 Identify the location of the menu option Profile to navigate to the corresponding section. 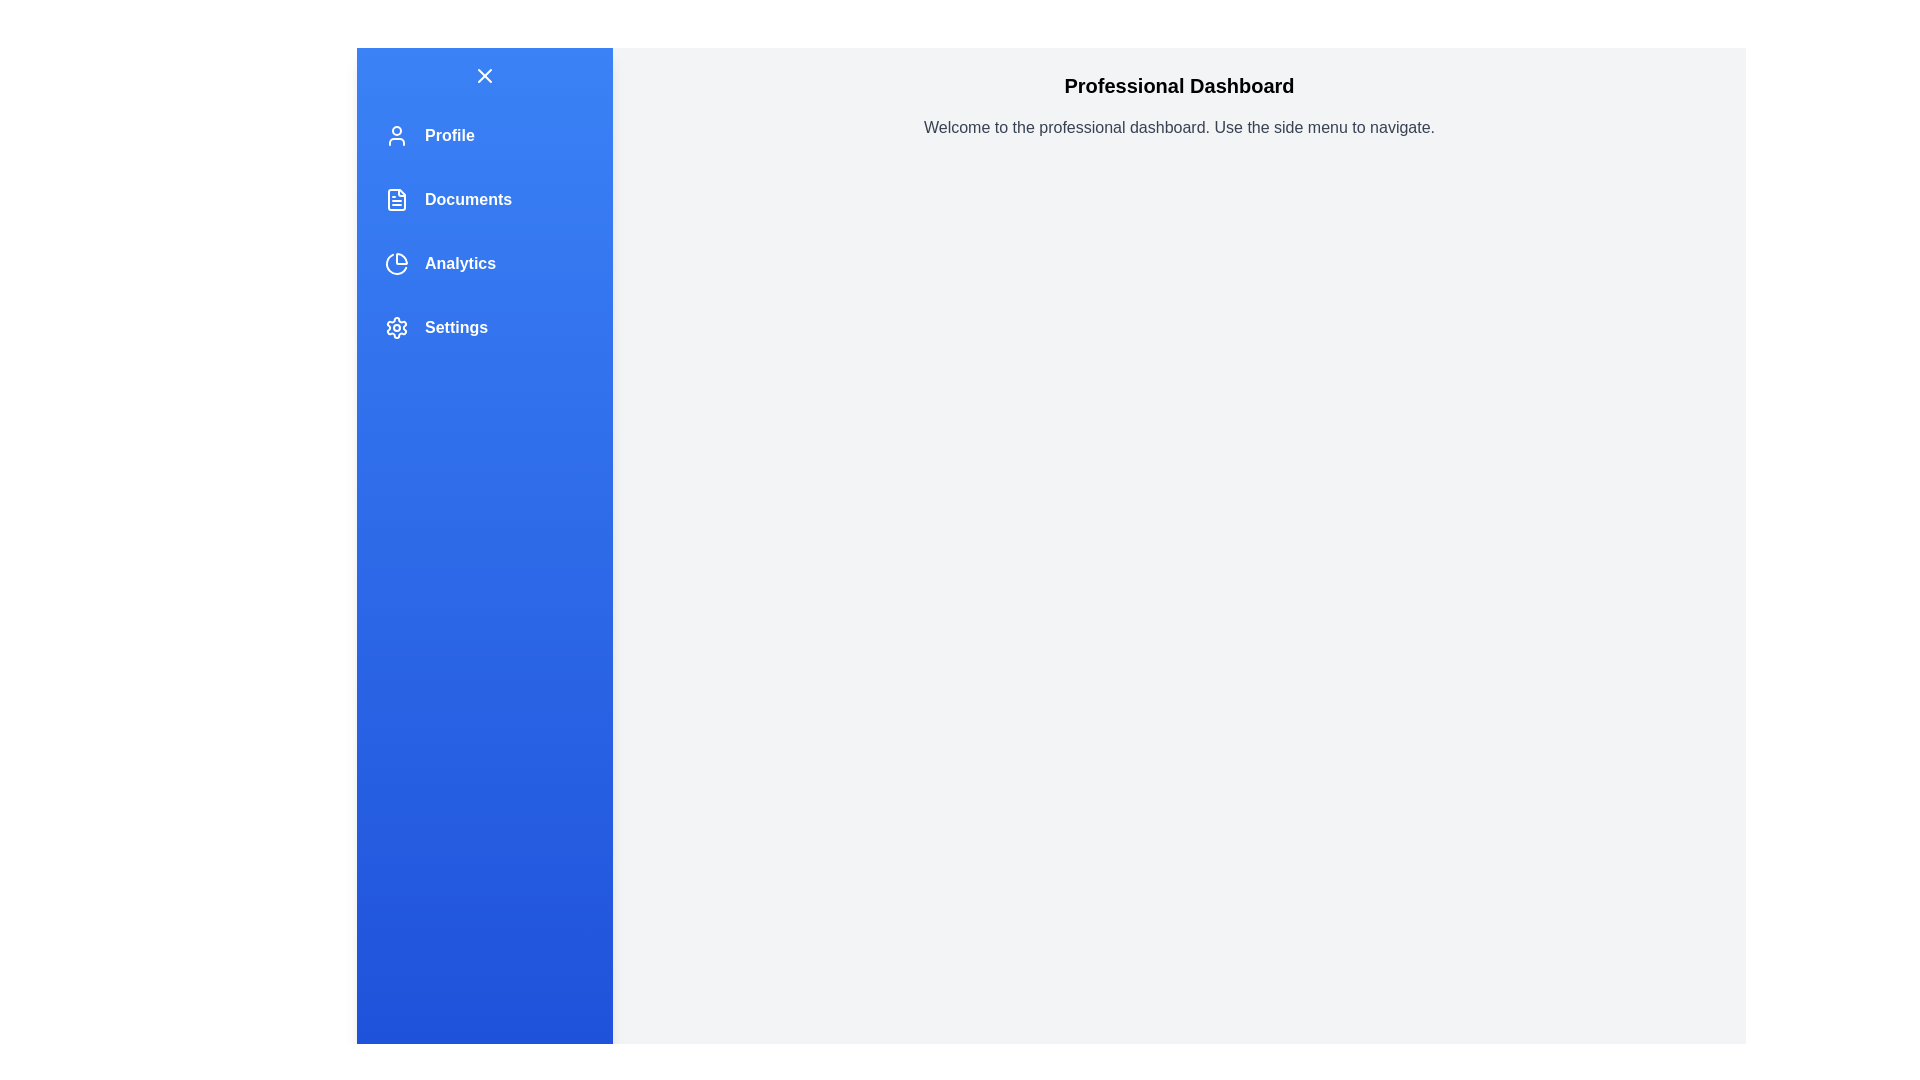
(484, 135).